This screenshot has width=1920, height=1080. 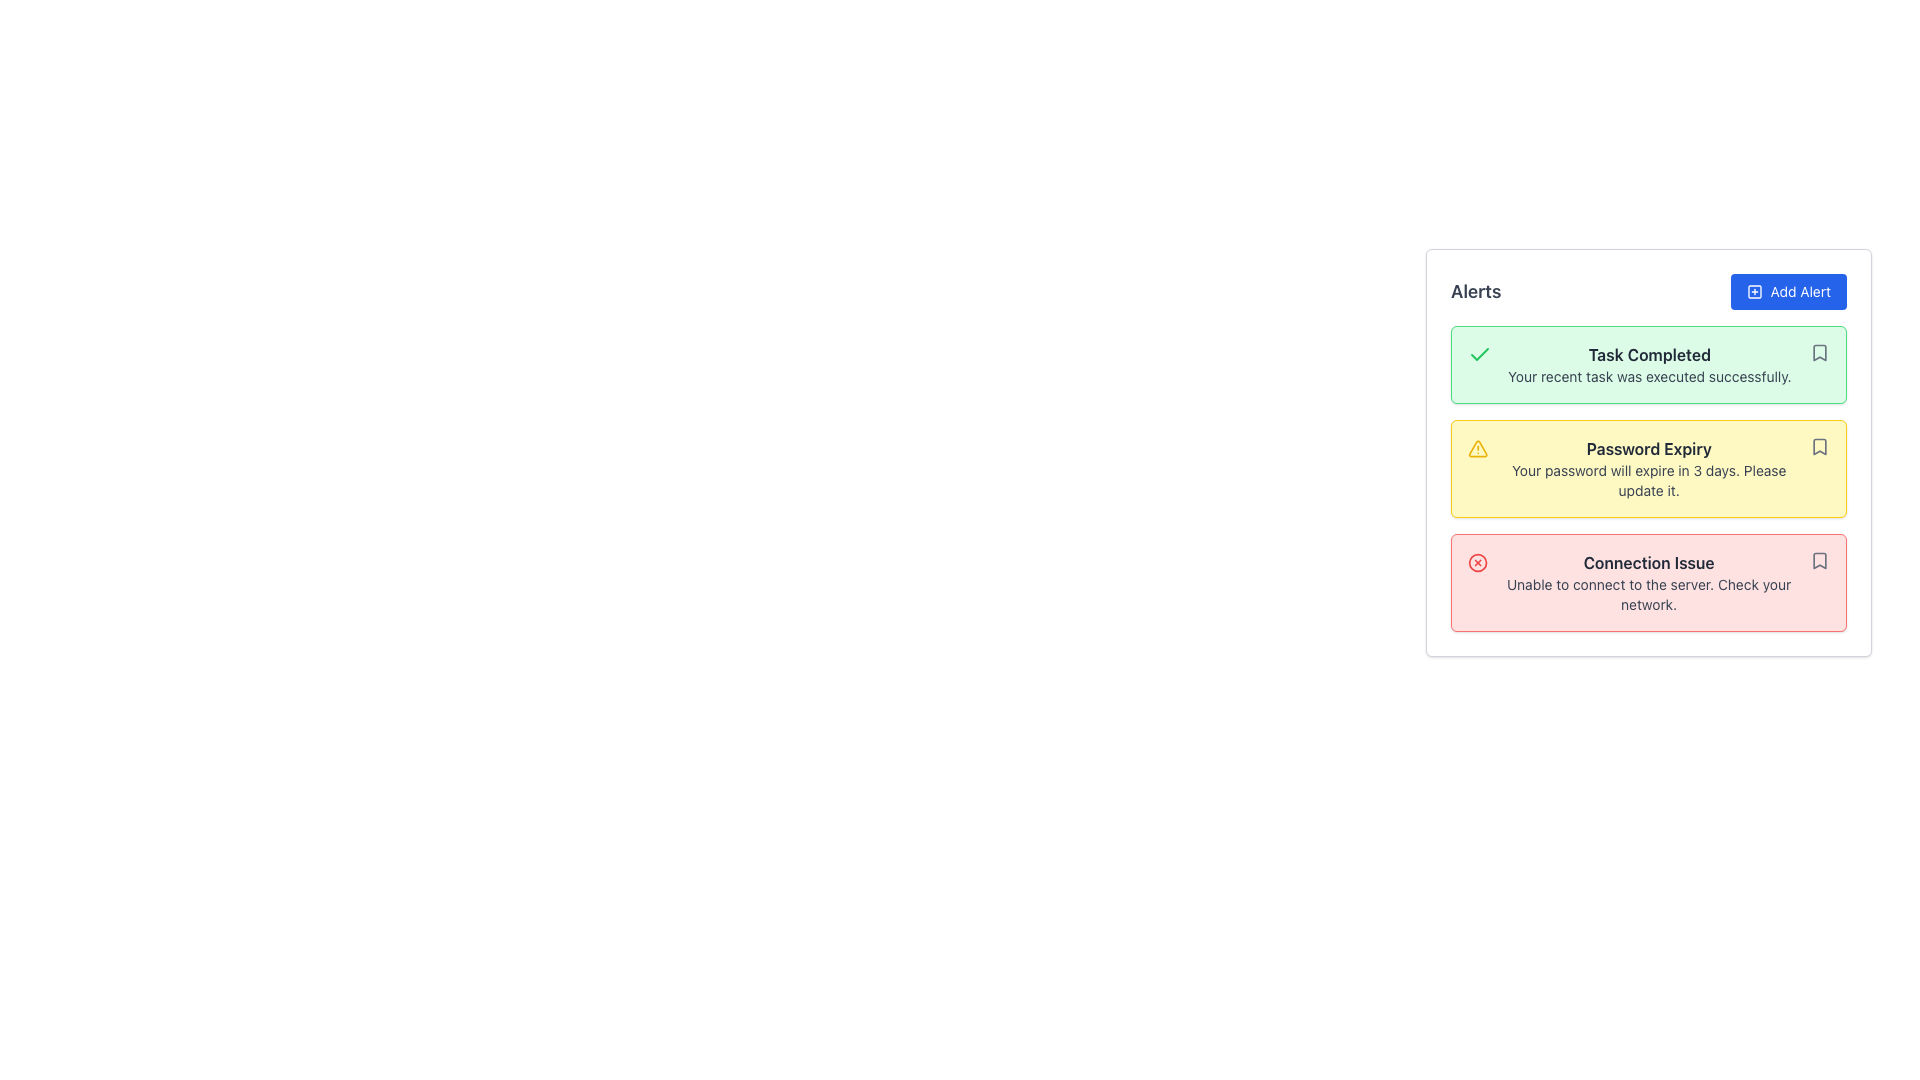 What do you see at coordinates (1819, 352) in the screenshot?
I see `the bookmark icon located in the top-right corner of the green 'Task Completed' notification card to bookmark the notification` at bounding box center [1819, 352].